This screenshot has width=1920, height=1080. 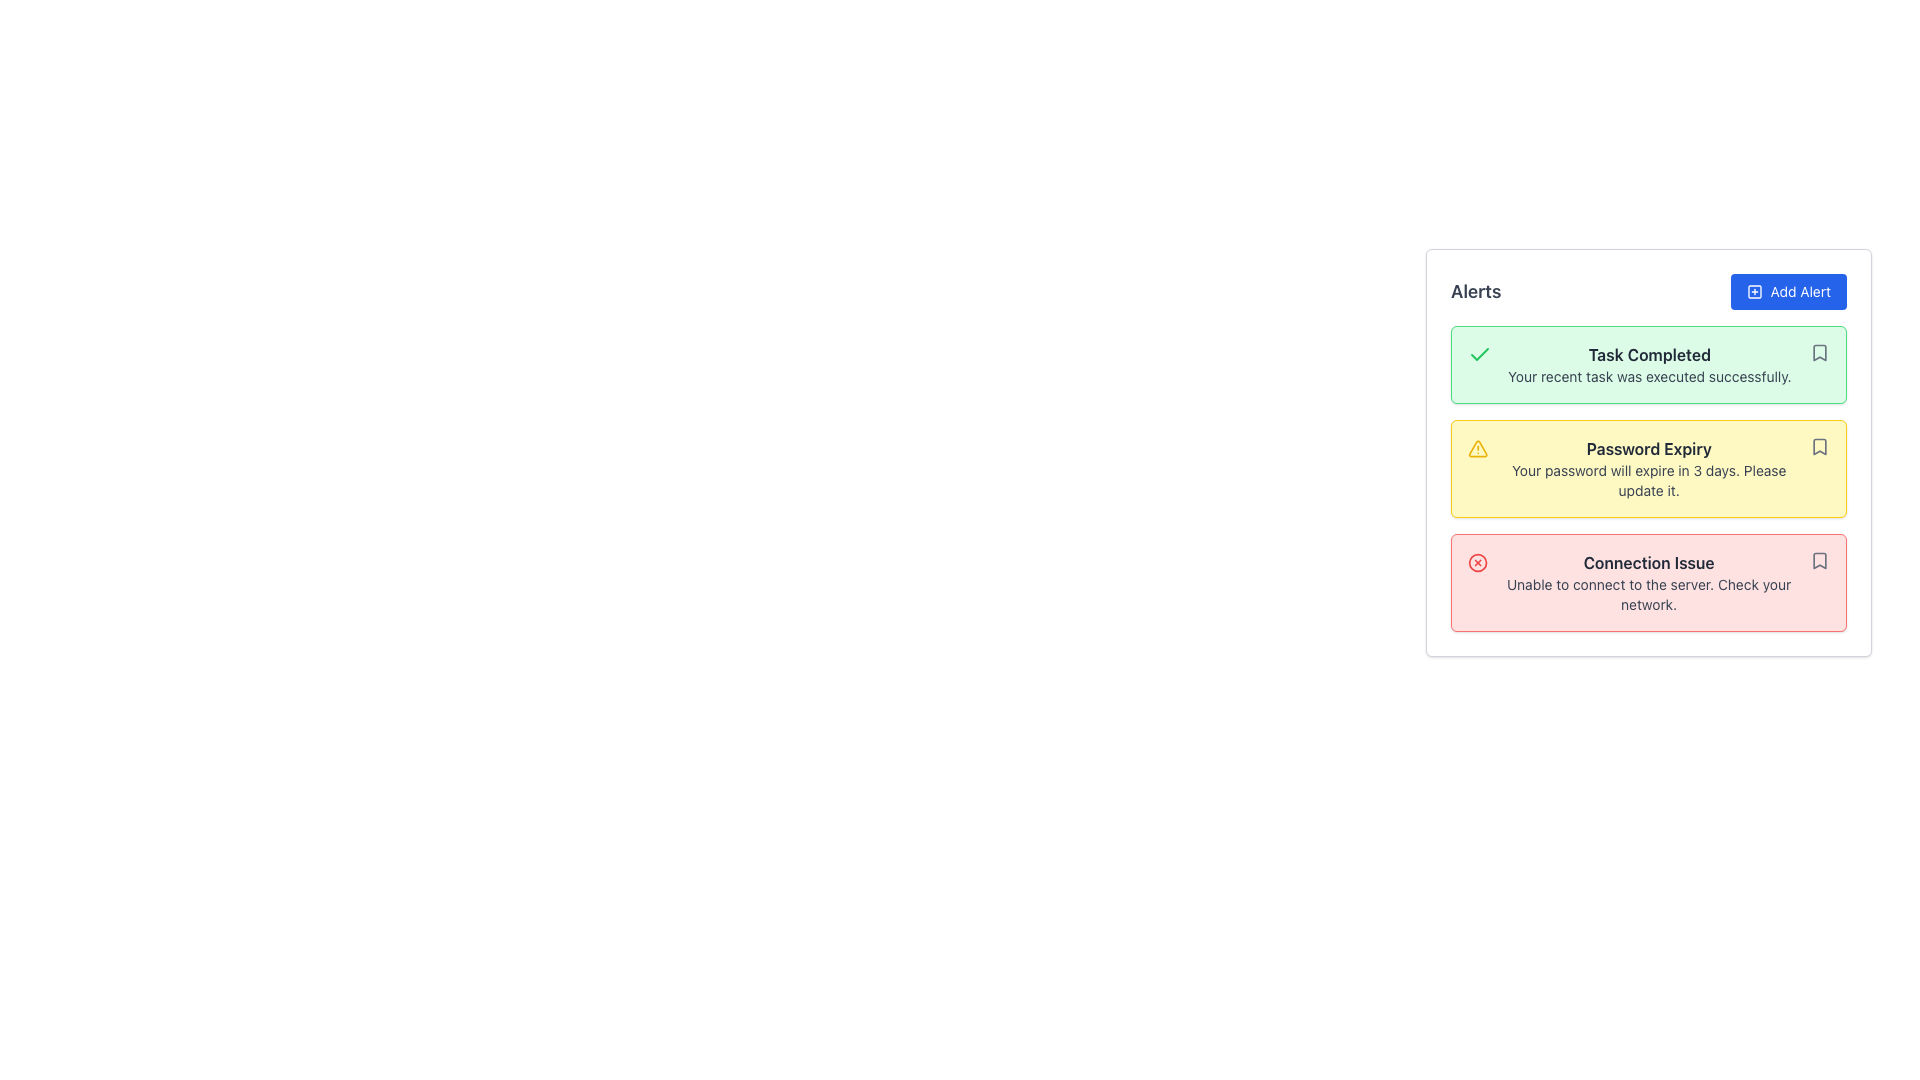 What do you see at coordinates (1819, 352) in the screenshot?
I see `the bookmark icon located in the top-right corner of the green 'Task Completed' notification card to bookmark the notification` at bounding box center [1819, 352].